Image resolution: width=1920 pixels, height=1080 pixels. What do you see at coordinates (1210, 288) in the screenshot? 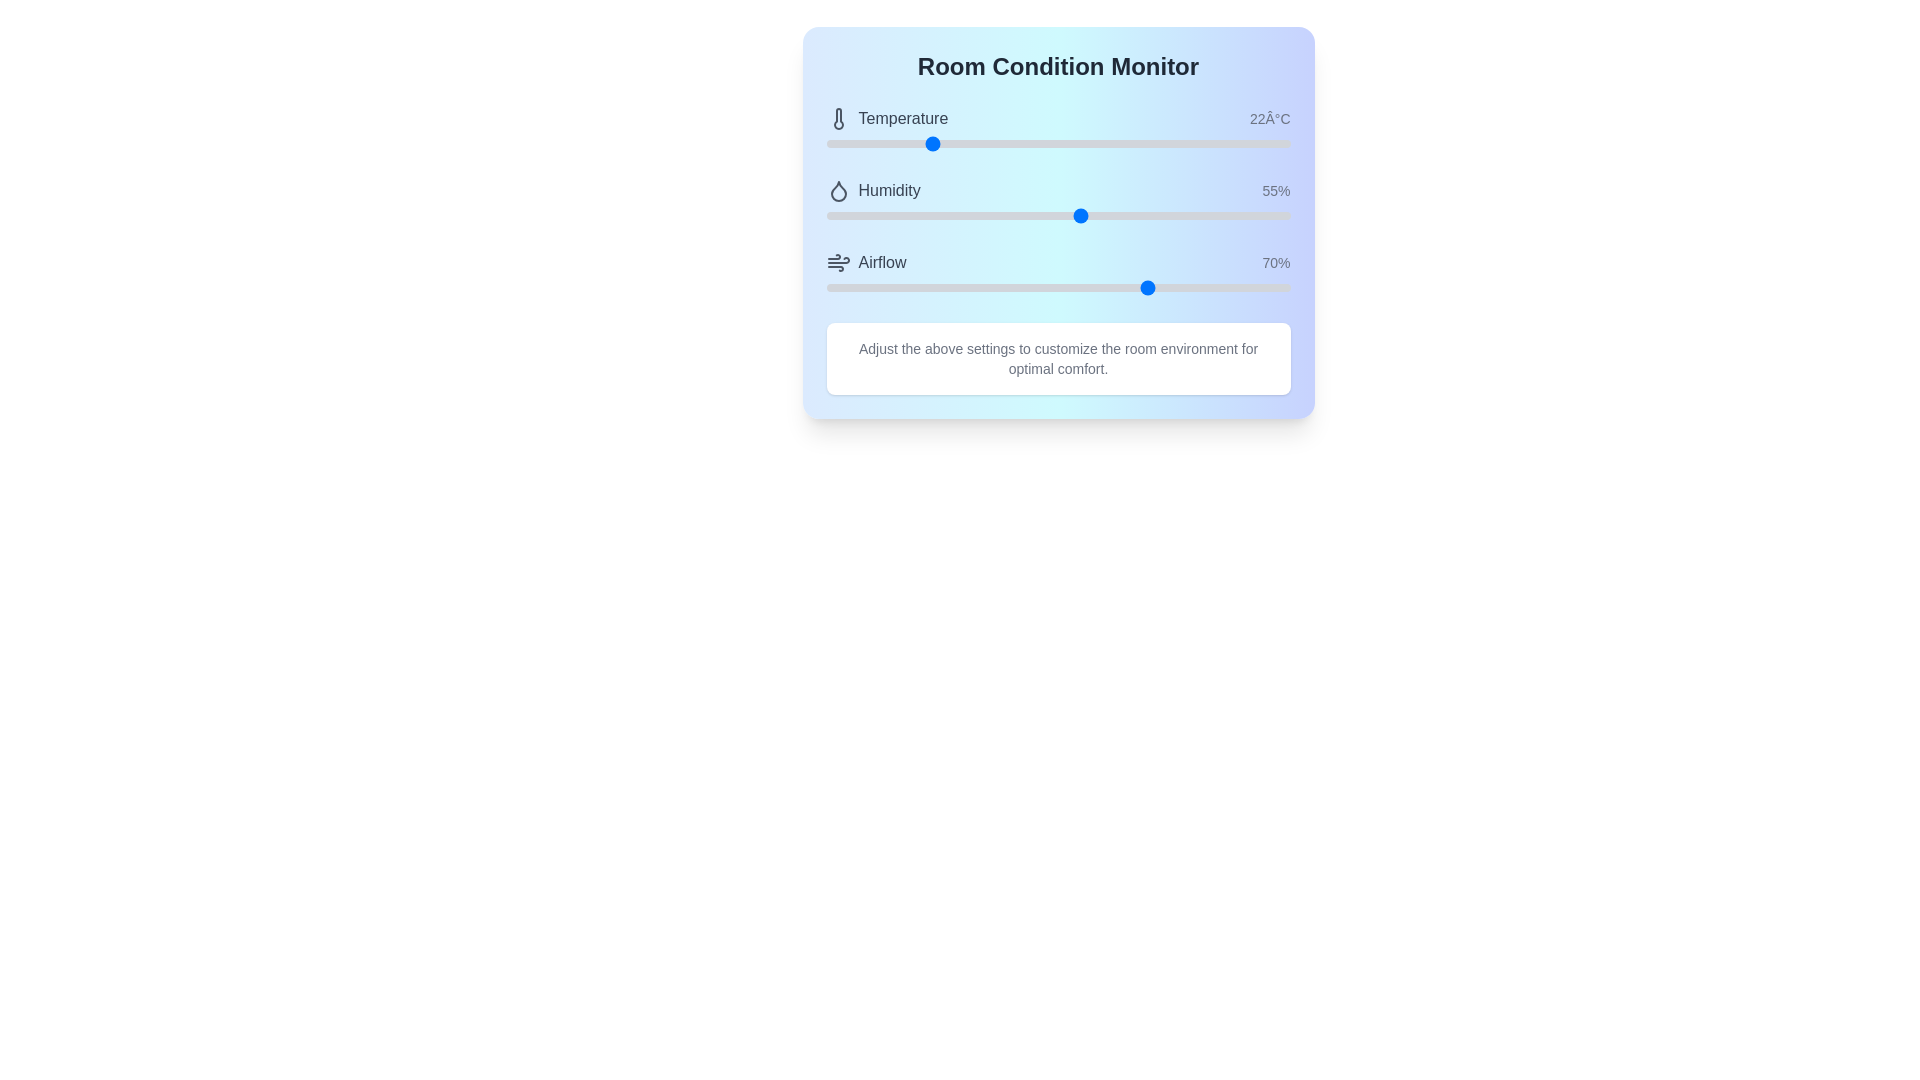
I see `airflow level` at bounding box center [1210, 288].